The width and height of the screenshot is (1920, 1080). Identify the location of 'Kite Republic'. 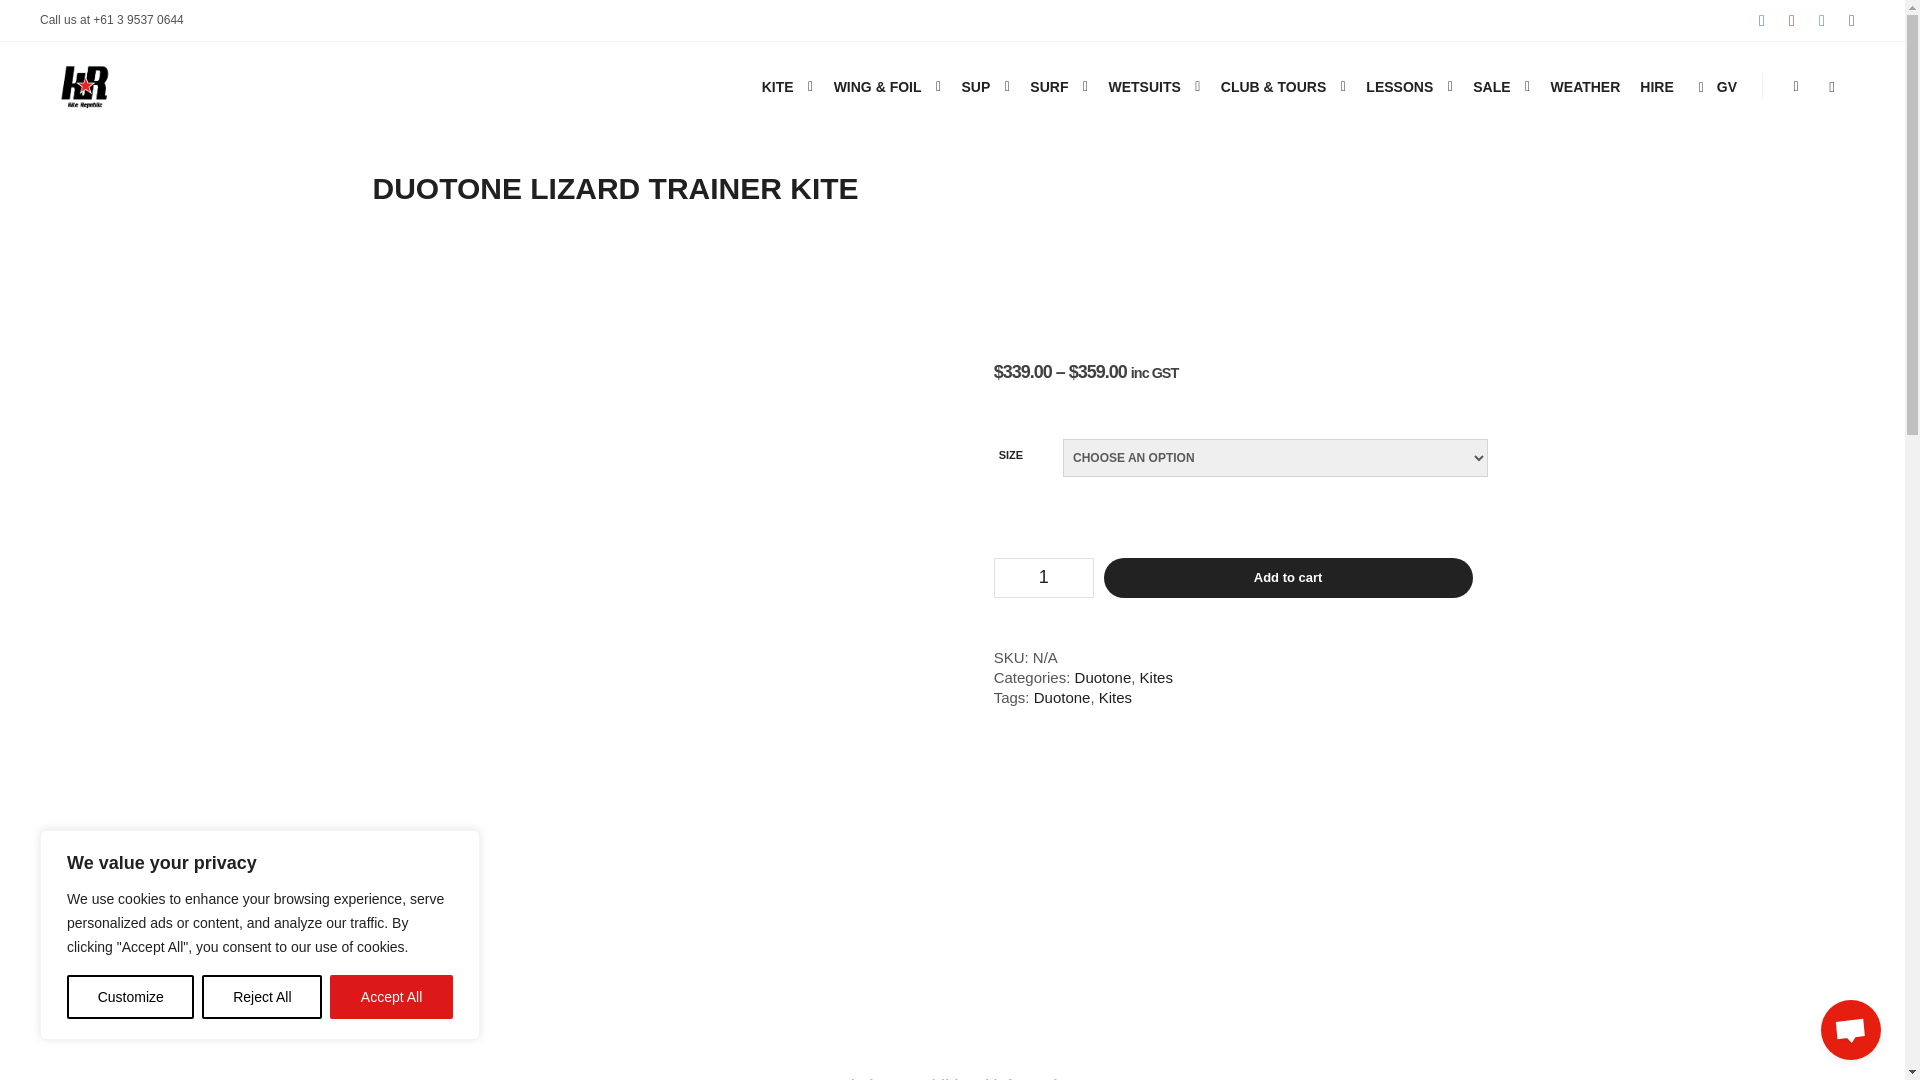
(39, 176).